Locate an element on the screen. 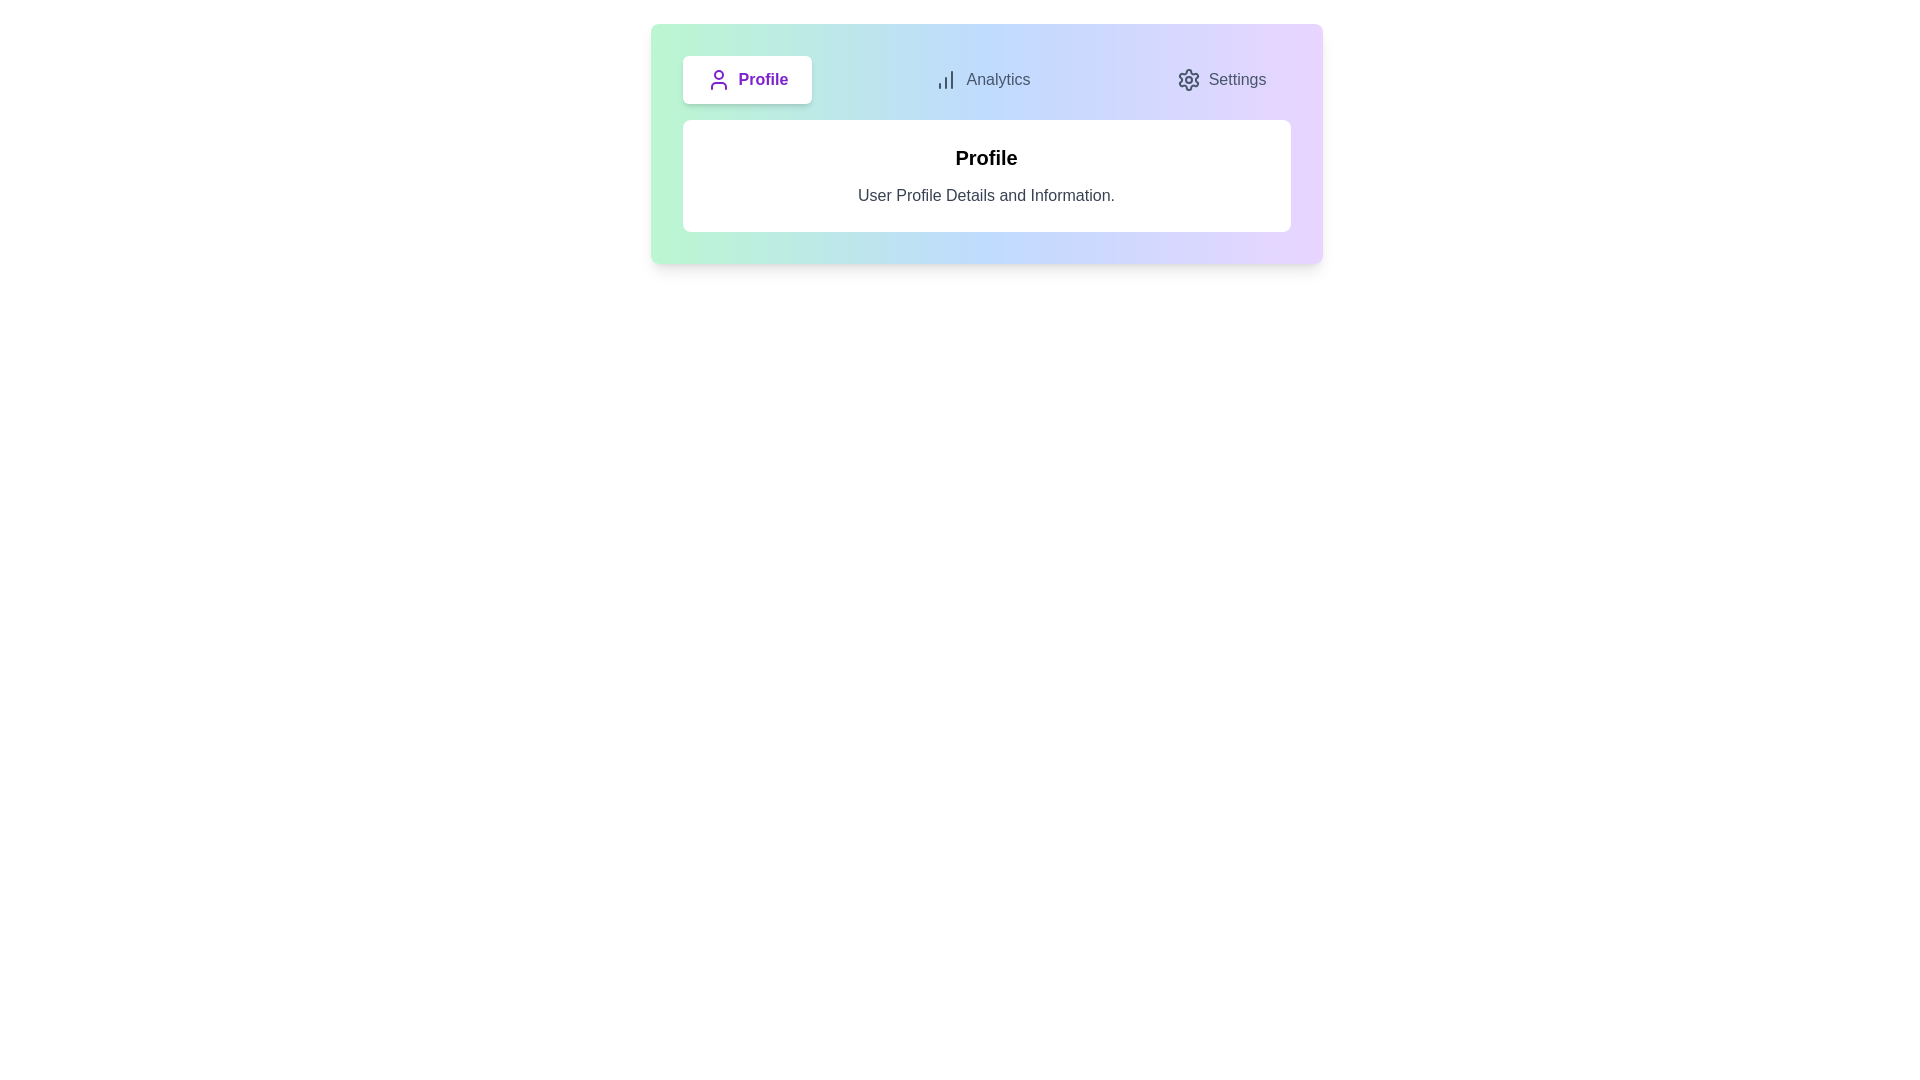 The height and width of the screenshot is (1080, 1920). the Settings tab is located at coordinates (1219, 79).